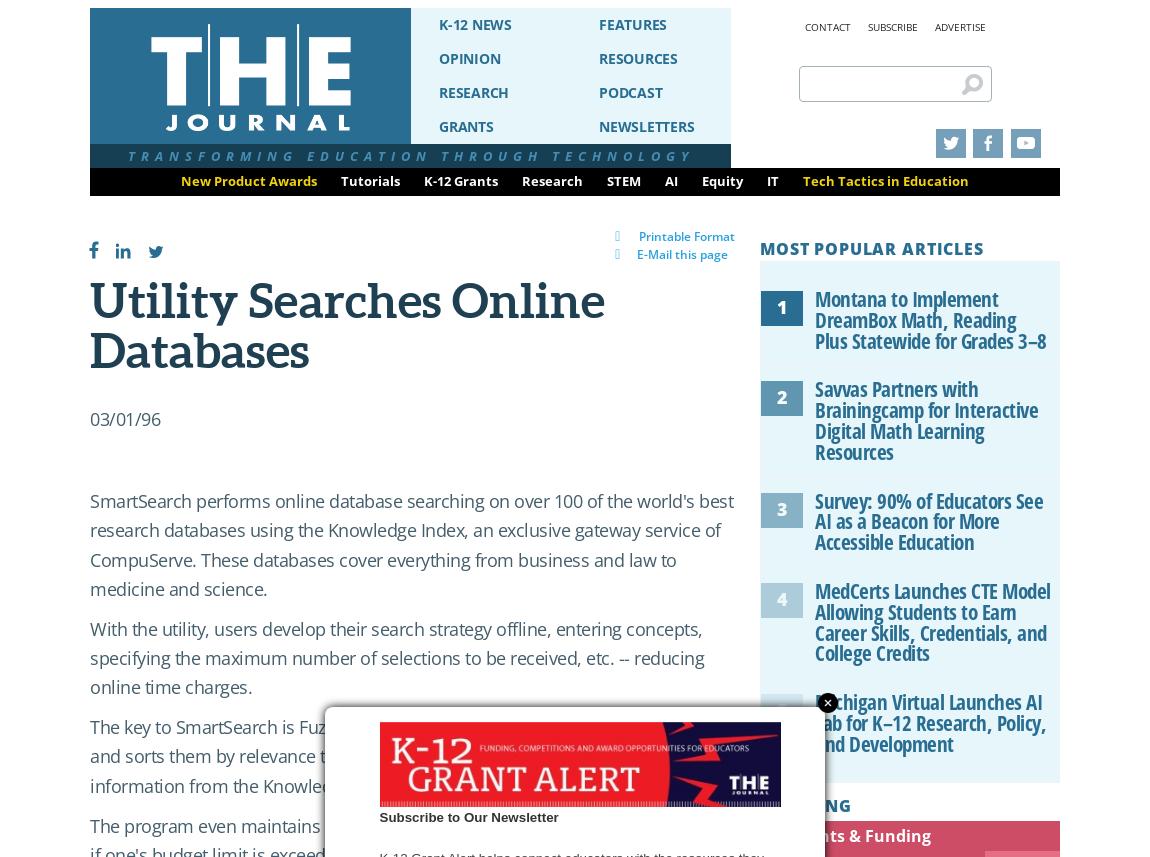 The width and height of the screenshot is (1150, 857). Describe the element at coordinates (930, 722) in the screenshot. I see `'Michigan Virtual Launches AI Lab for K–12 Research, Policy, and Development'` at that location.